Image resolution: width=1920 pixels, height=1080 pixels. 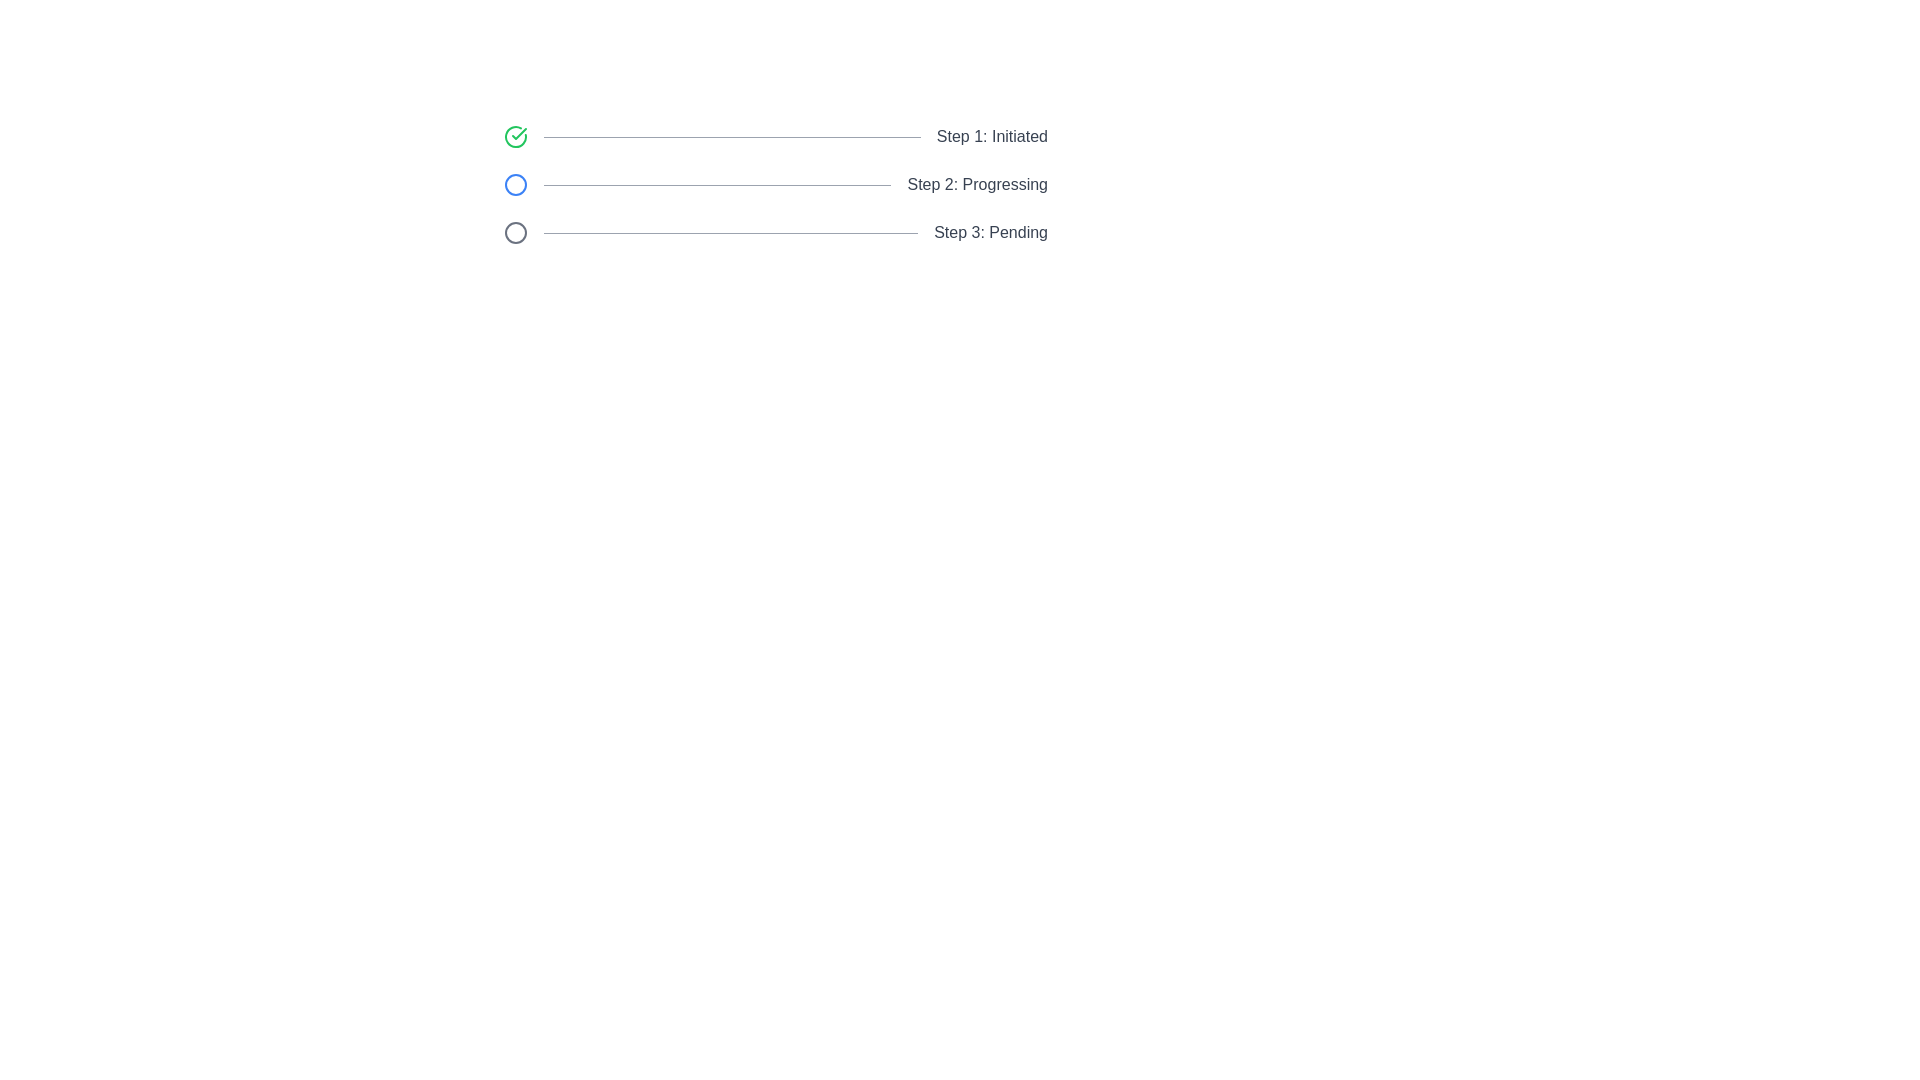 I want to click on the circular status icon with a blue outline located to the left of the text 'Step 2: Progressing', so click(x=515, y=185).